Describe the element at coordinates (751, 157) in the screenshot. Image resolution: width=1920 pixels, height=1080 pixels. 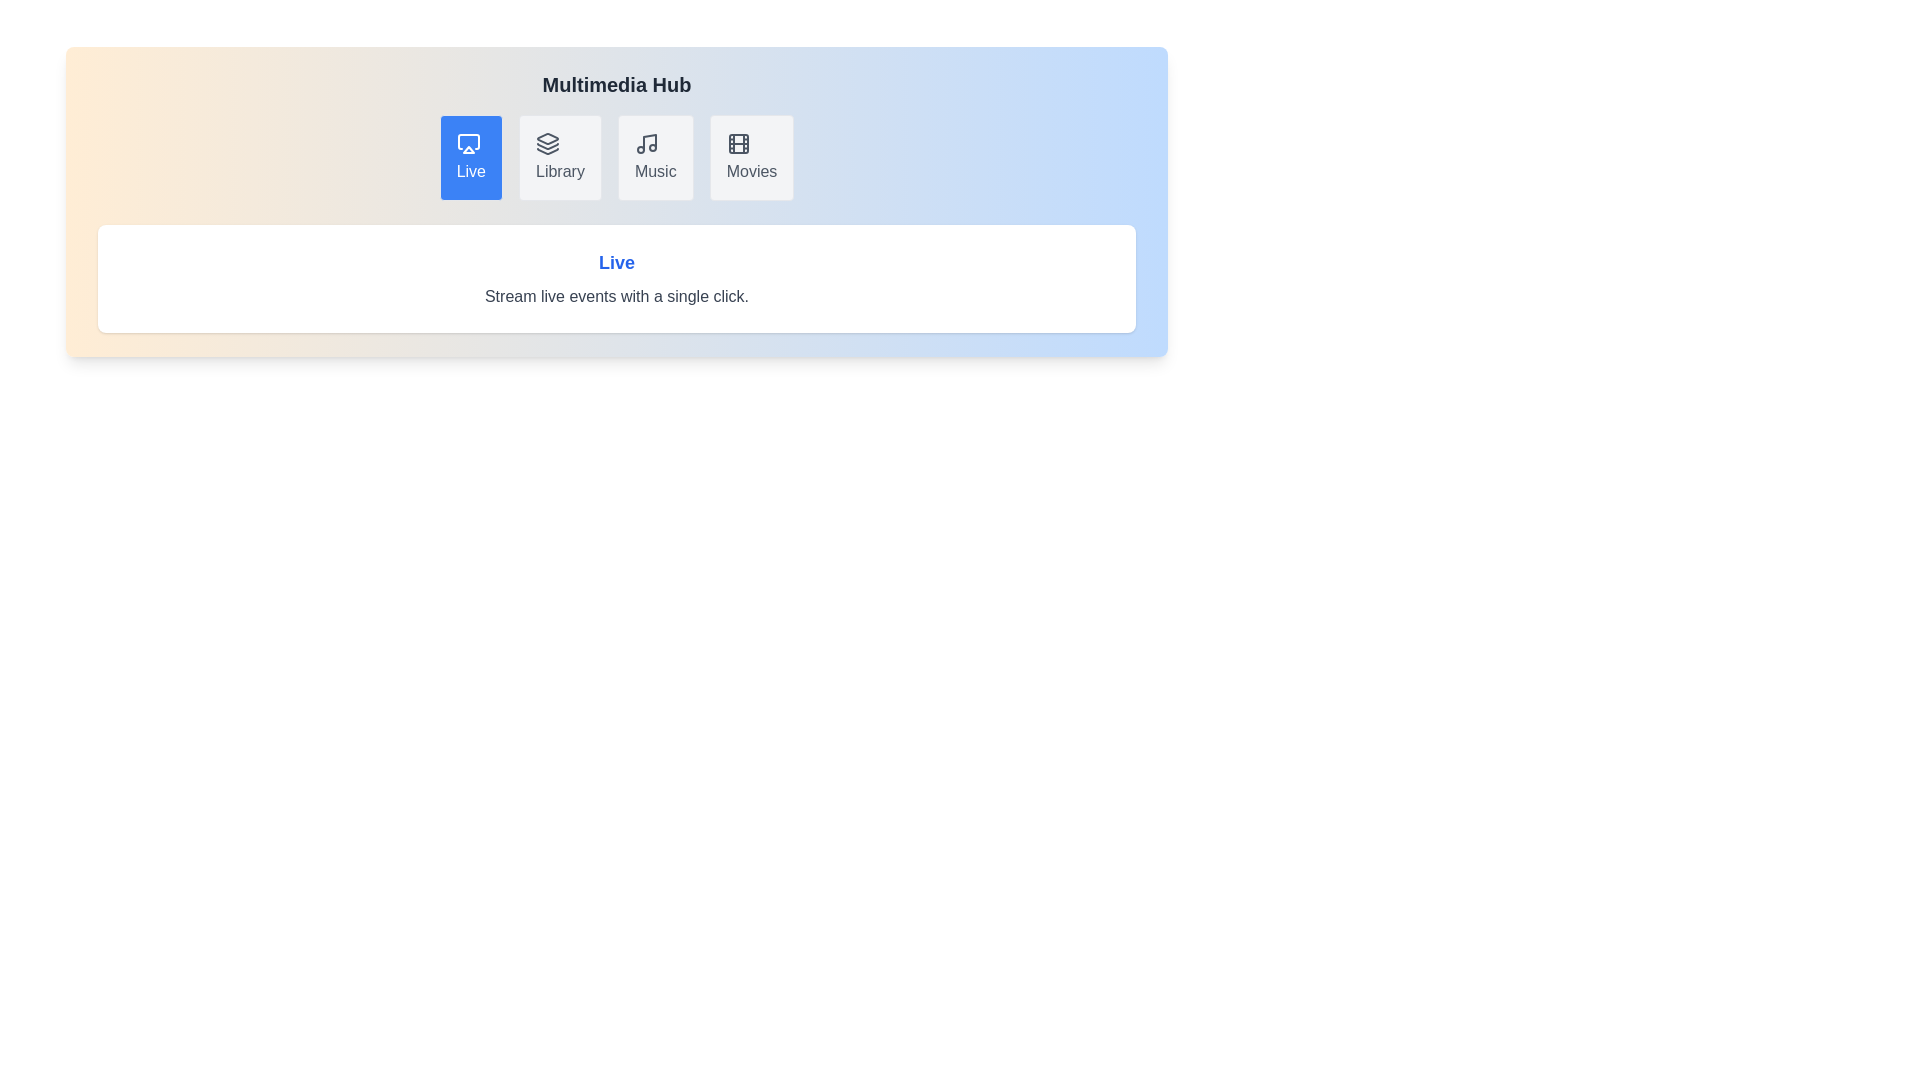
I see `the tab labeled Movies to view its content` at that location.